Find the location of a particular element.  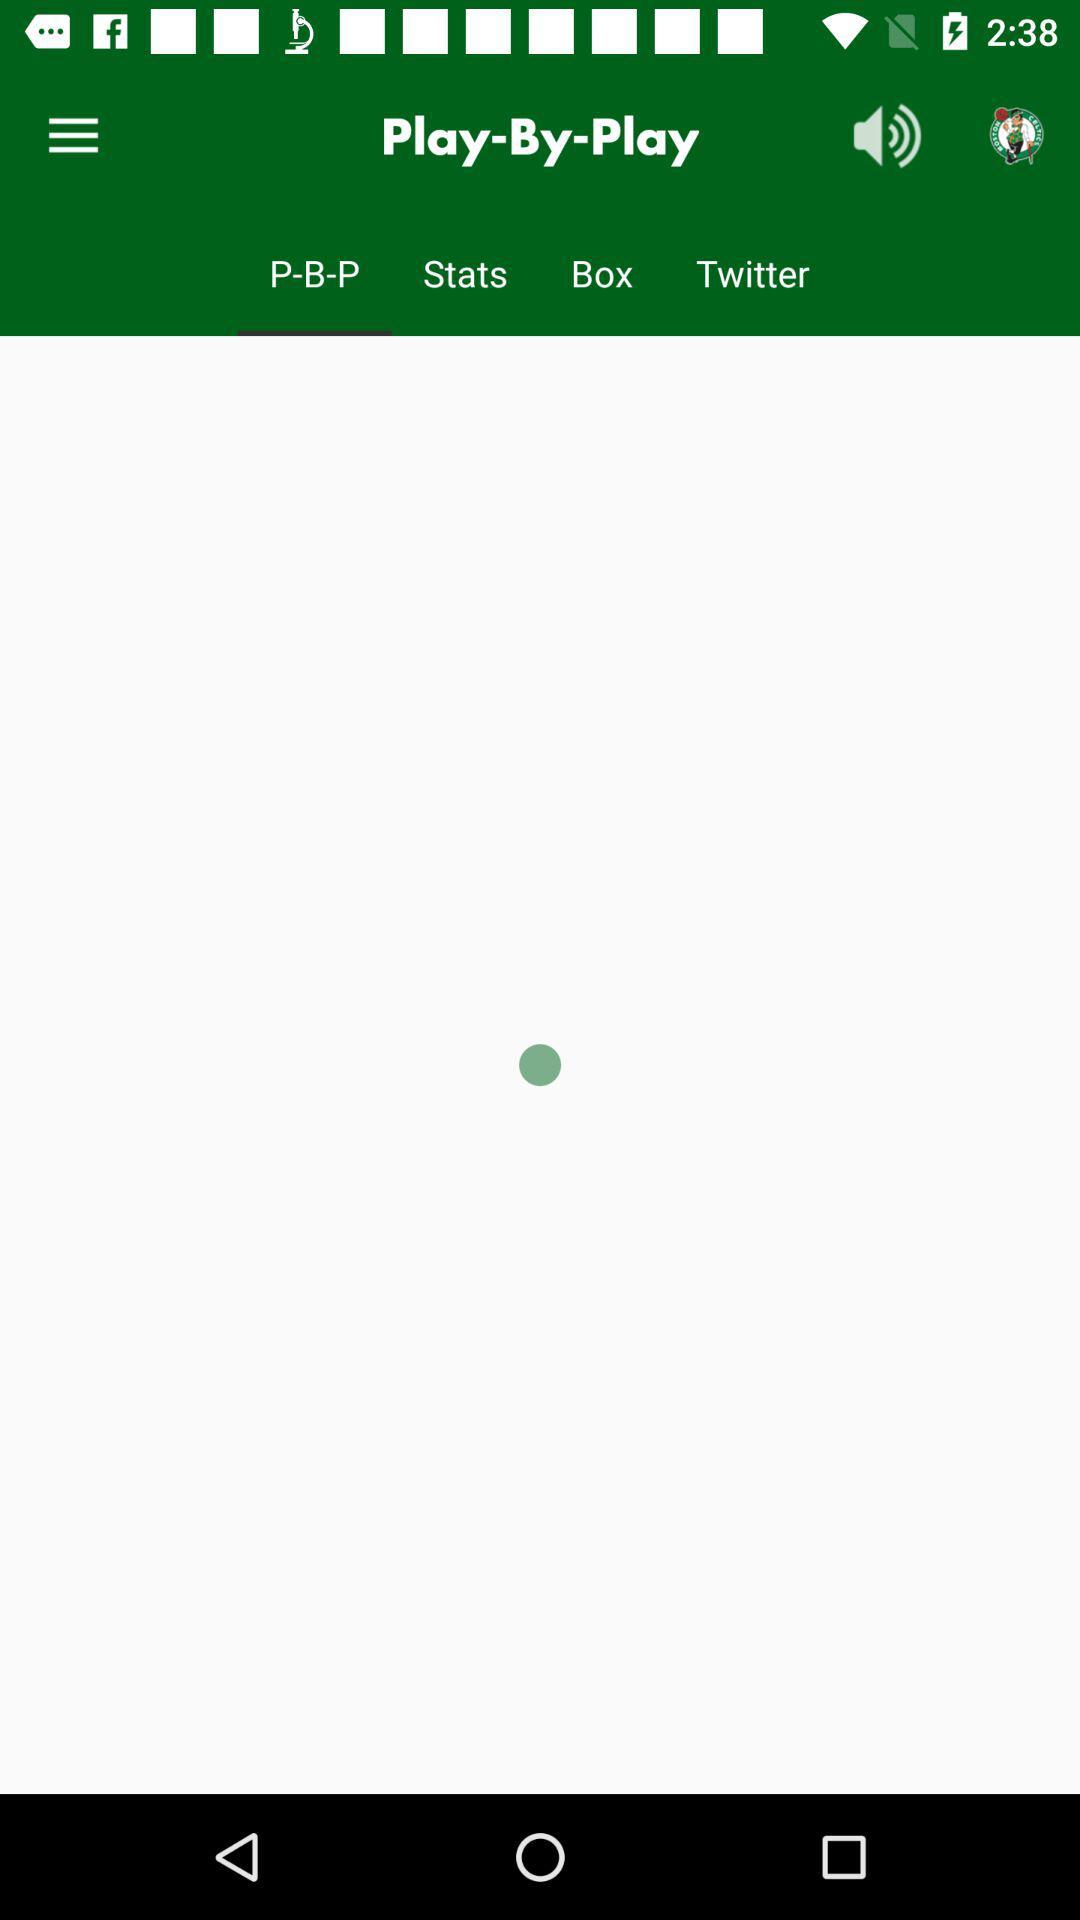

the icon to the right of the play-by-play icon is located at coordinates (886, 135).